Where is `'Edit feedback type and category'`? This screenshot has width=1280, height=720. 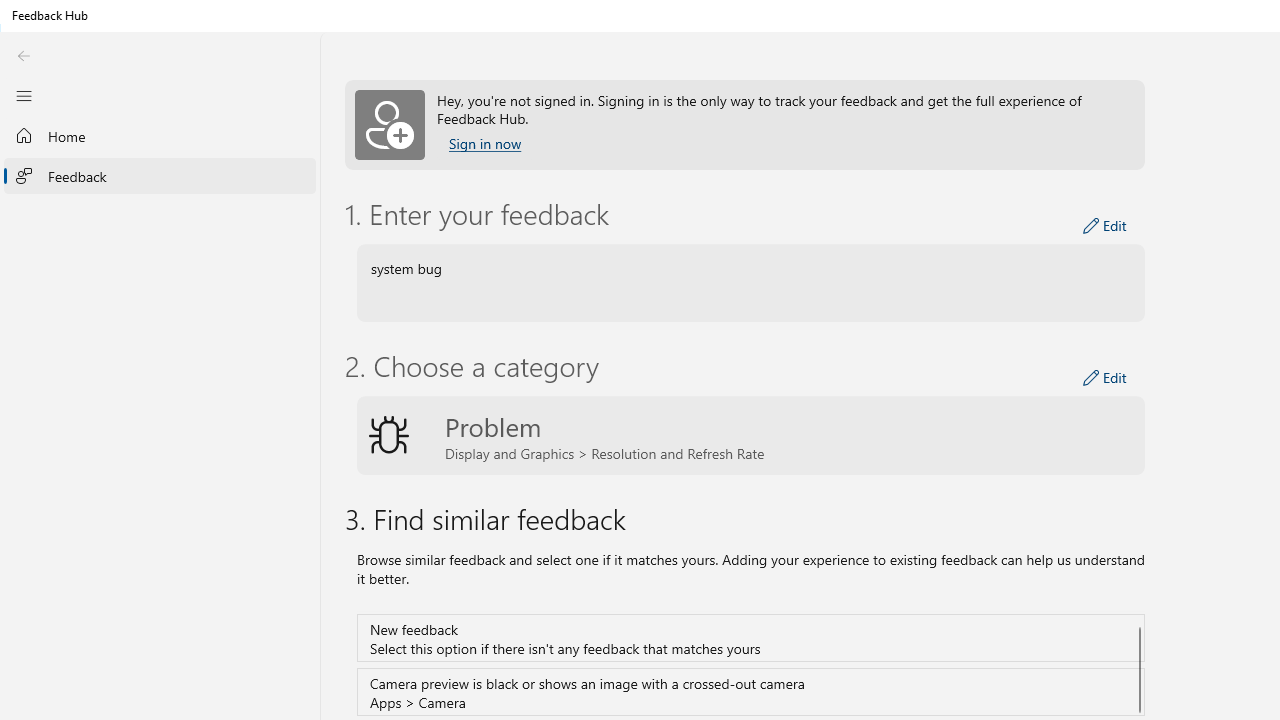
'Edit feedback type and category' is located at coordinates (1104, 378).